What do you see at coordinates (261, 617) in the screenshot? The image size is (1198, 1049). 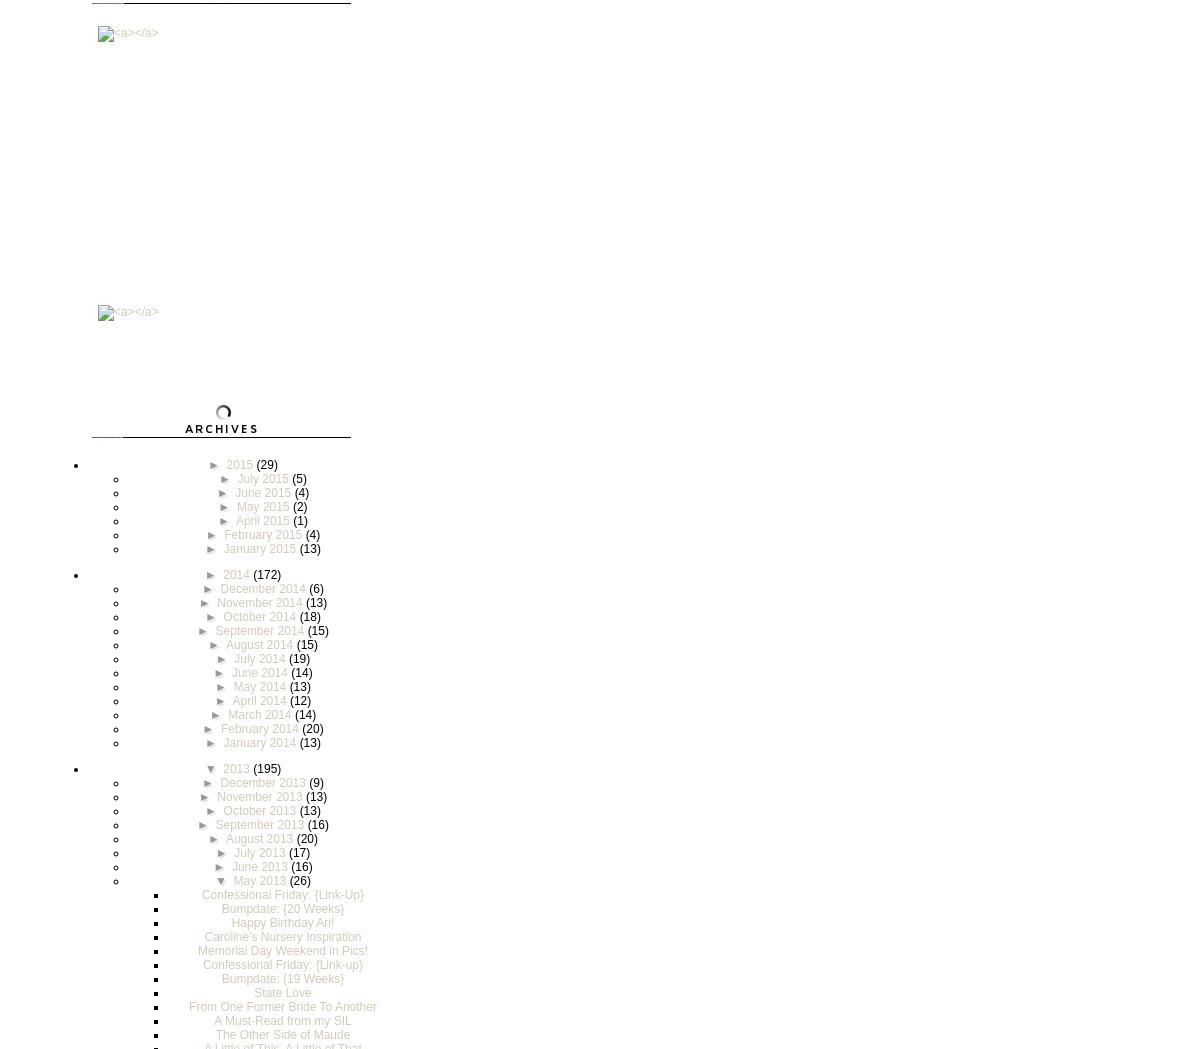 I see `'October 2014'` at bounding box center [261, 617].